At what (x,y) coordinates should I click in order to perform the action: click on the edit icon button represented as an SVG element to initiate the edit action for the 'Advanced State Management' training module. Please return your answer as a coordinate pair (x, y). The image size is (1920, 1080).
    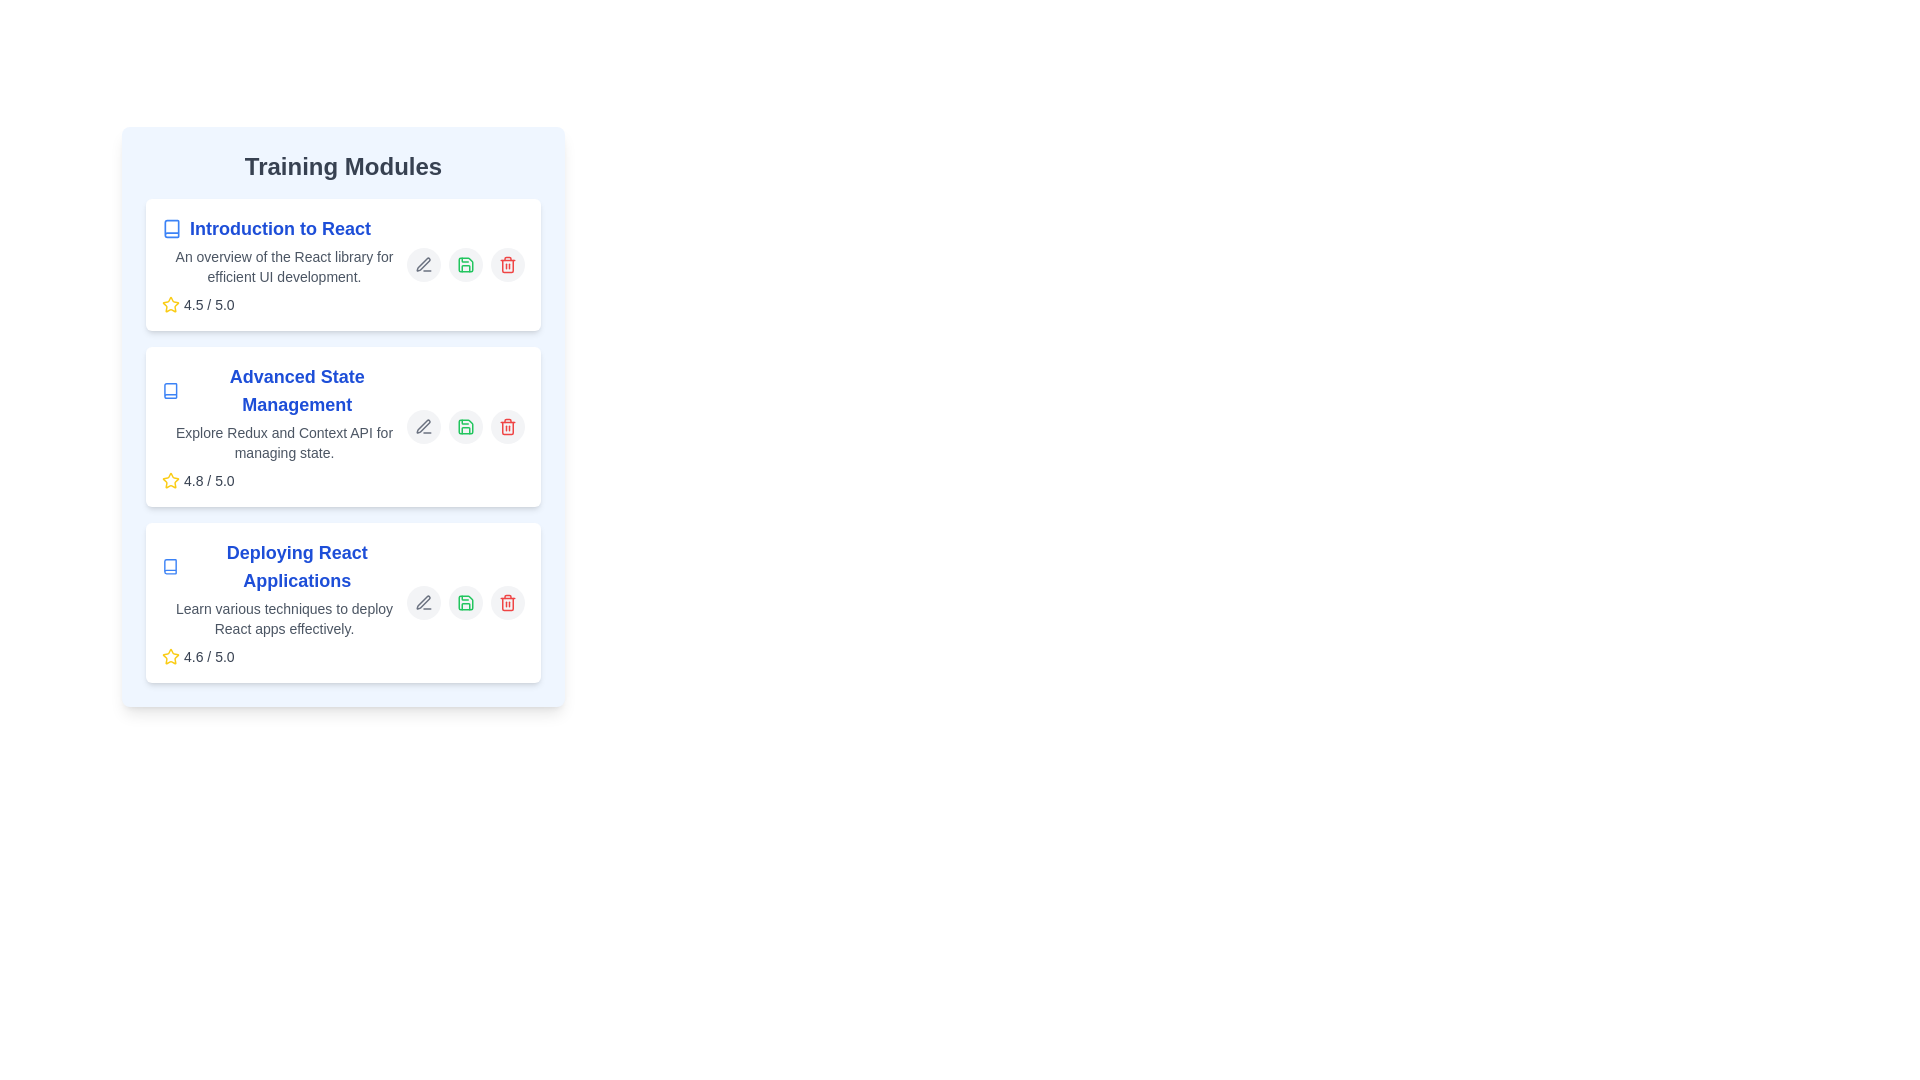
    Looking at the image, I should click on (422, 425).